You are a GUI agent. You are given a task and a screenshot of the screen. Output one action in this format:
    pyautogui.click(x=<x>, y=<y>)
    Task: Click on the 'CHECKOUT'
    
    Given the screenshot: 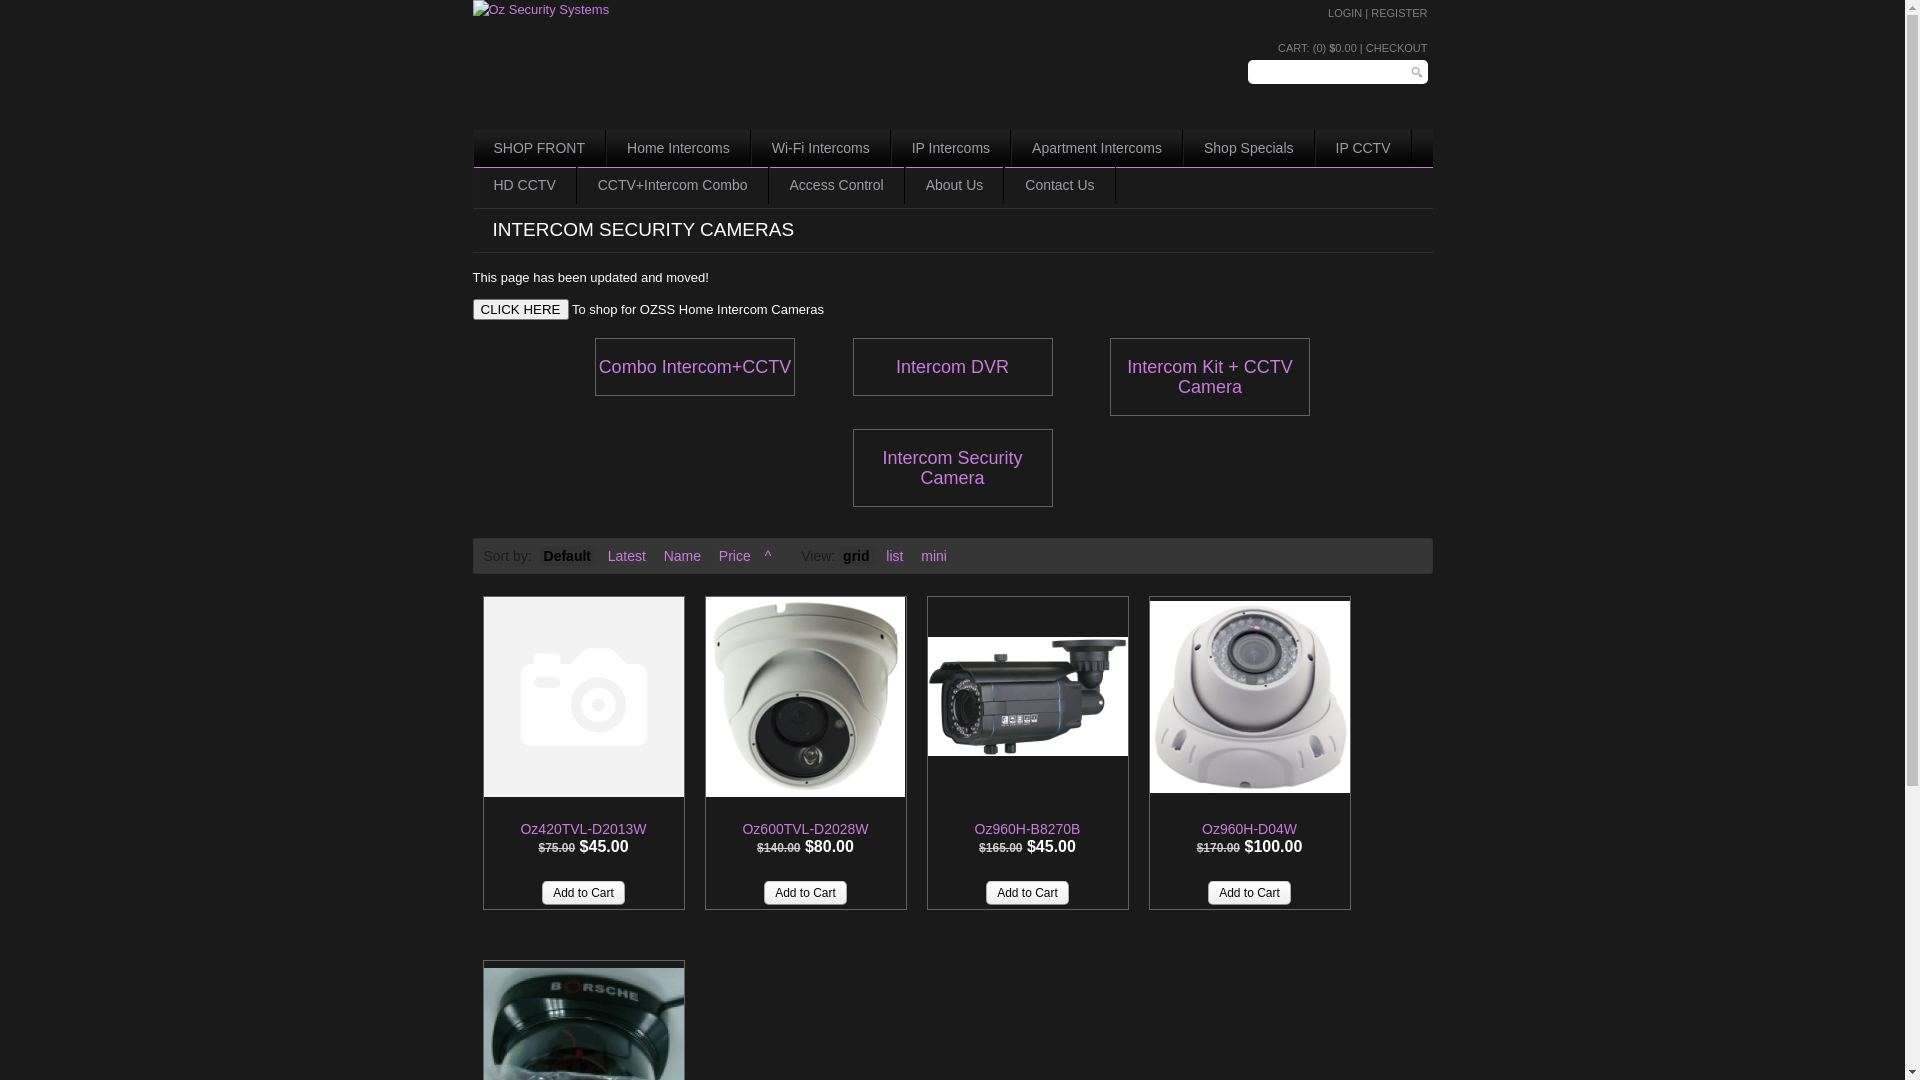 What is the action you would take?
    pyautogui.click(x=1395, y=46)
    